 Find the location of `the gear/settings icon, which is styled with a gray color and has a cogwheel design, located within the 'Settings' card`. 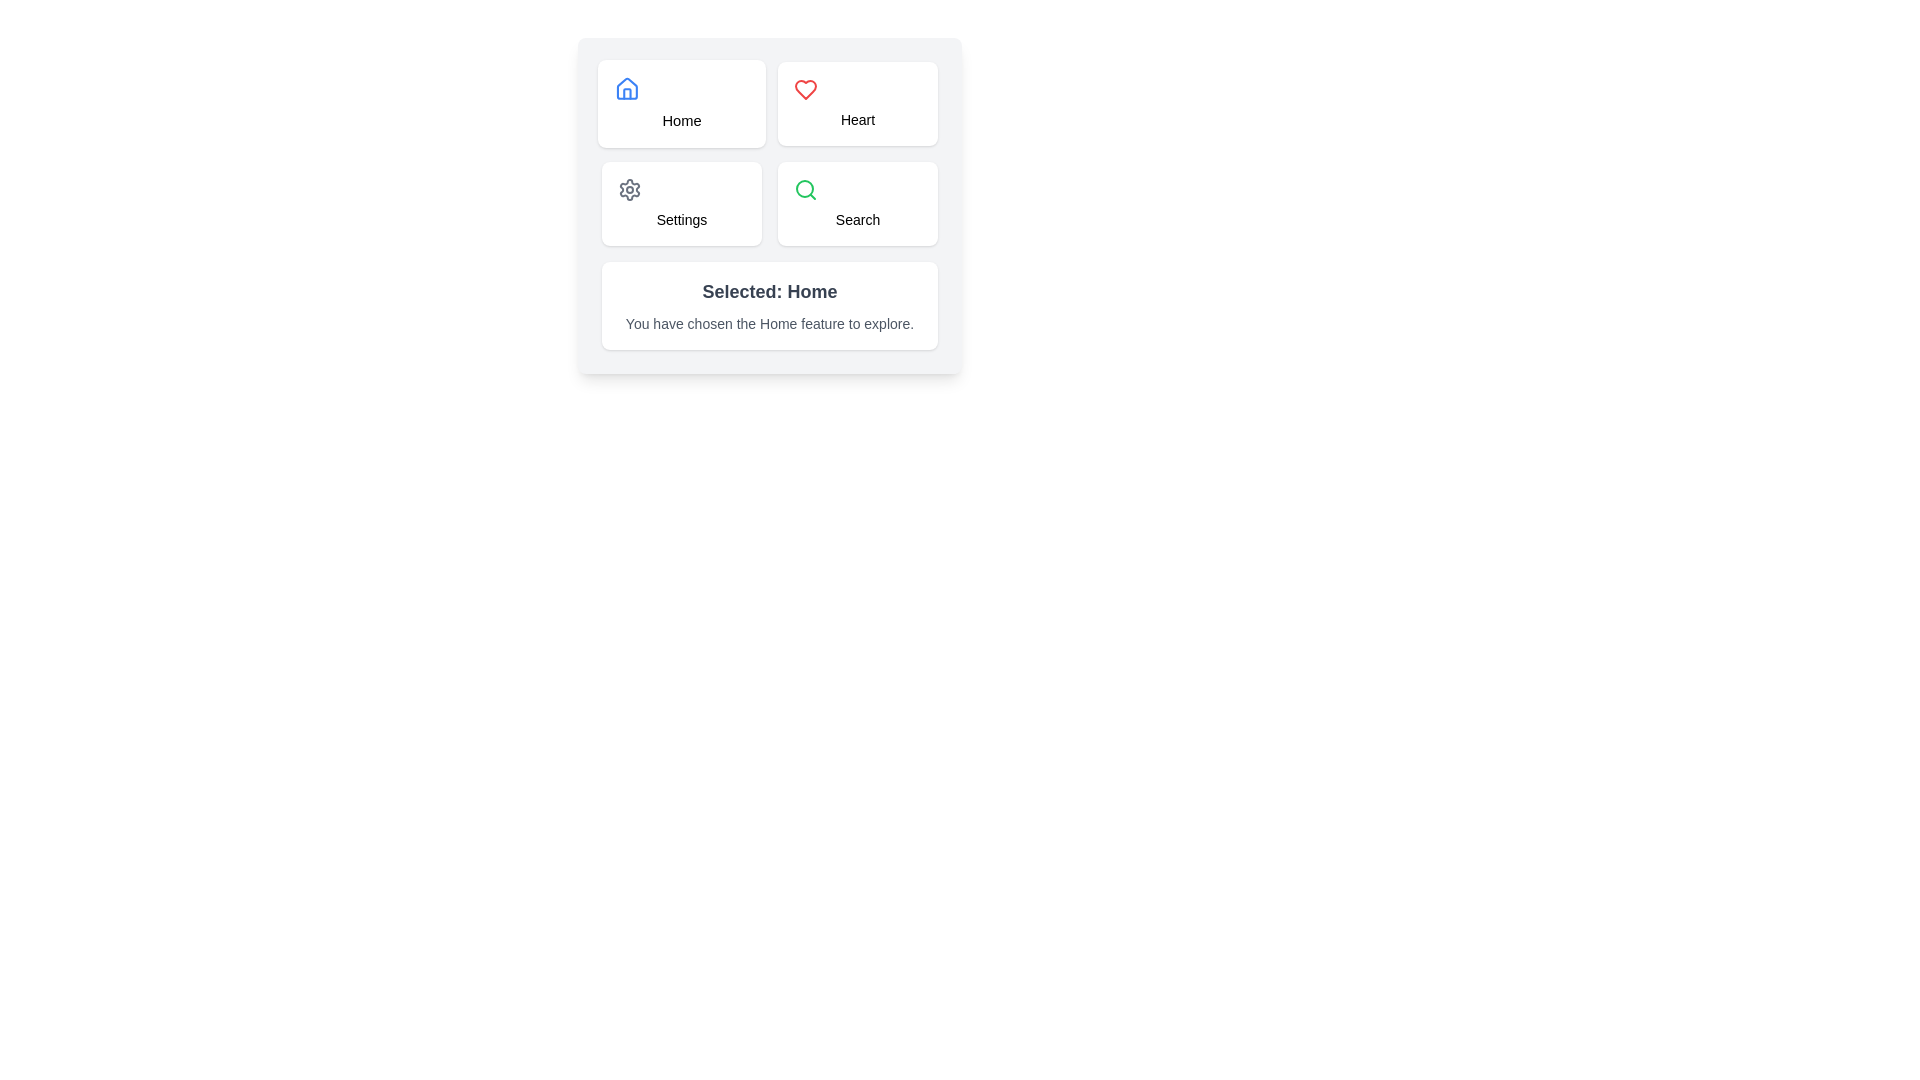

the gear/settings icon, which is styled with a gray color and has a cogwheel design, located within the 'Settings' card is located at coordinates (628, 189).